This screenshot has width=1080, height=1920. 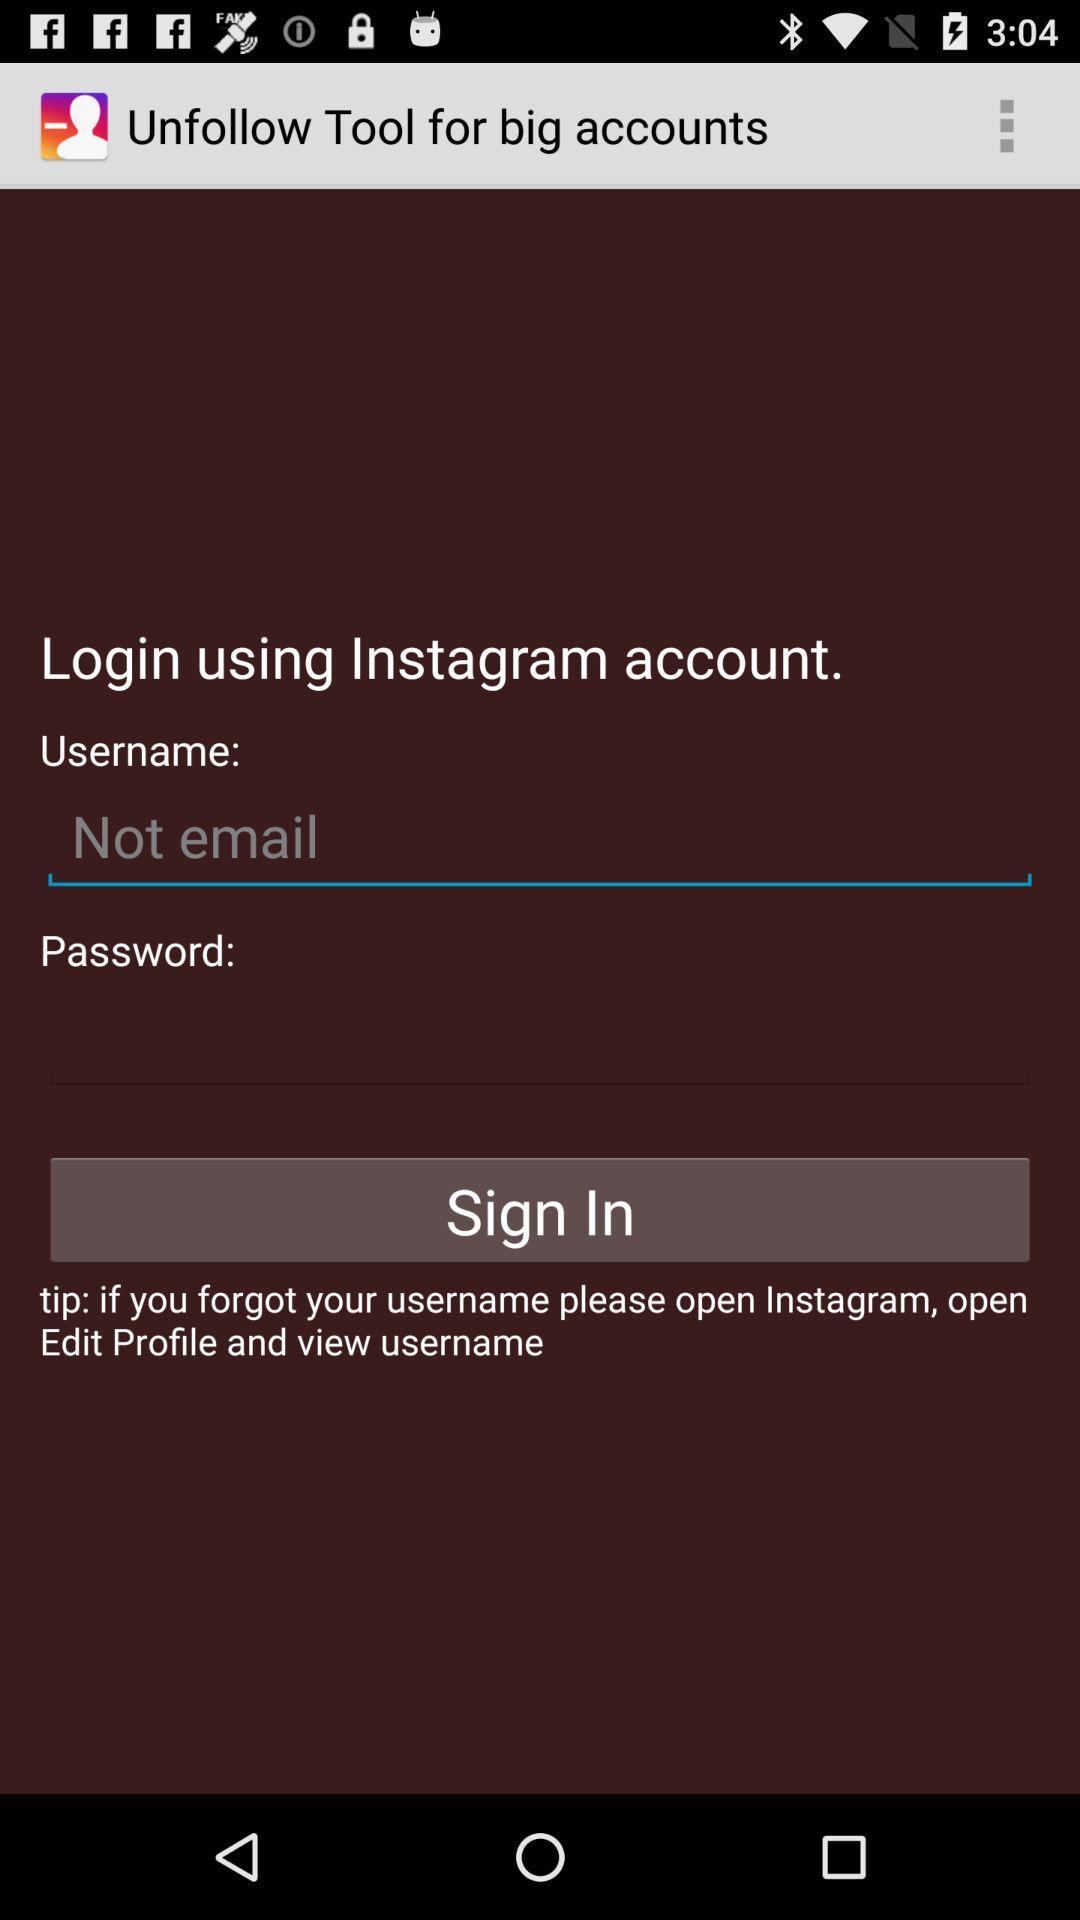 I want to click on the icon at the top right corner, so click(x=1006, y=124).